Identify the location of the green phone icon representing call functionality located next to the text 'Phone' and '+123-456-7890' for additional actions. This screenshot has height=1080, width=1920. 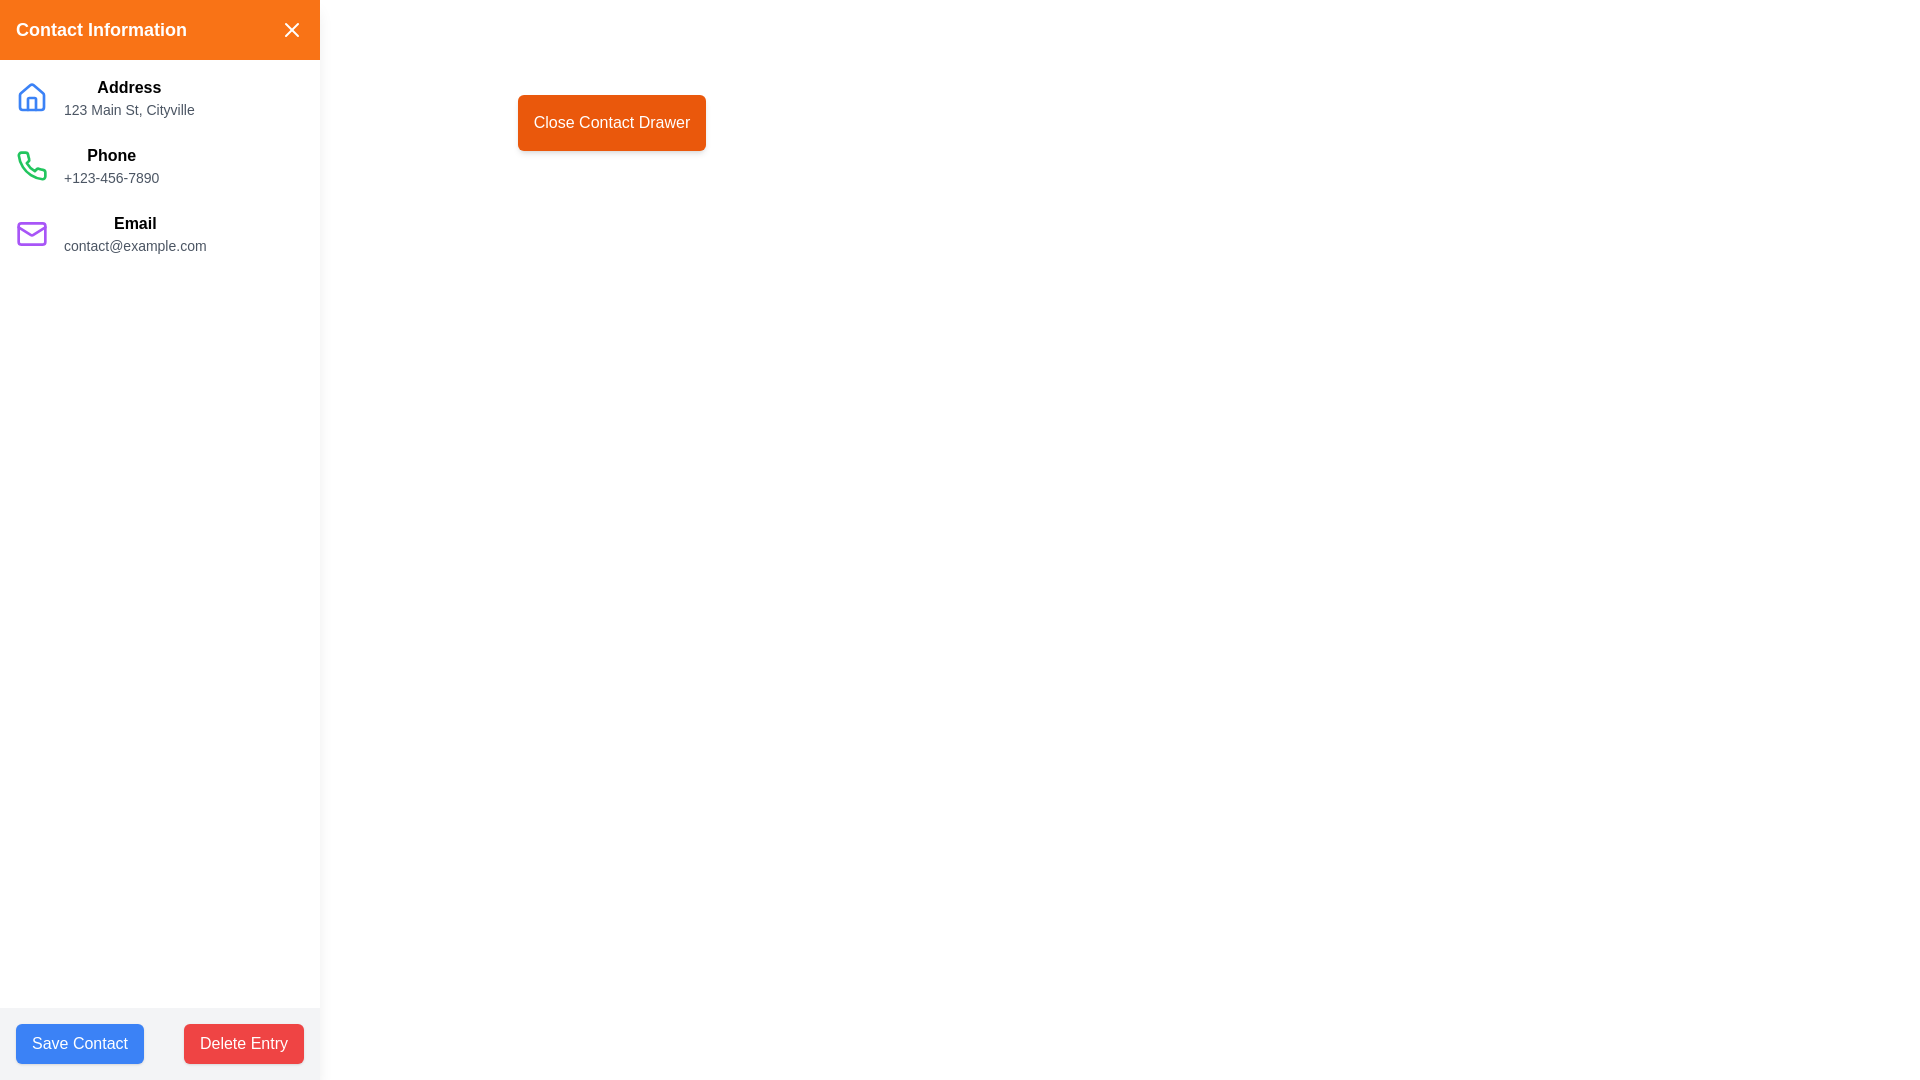
(32, 164).